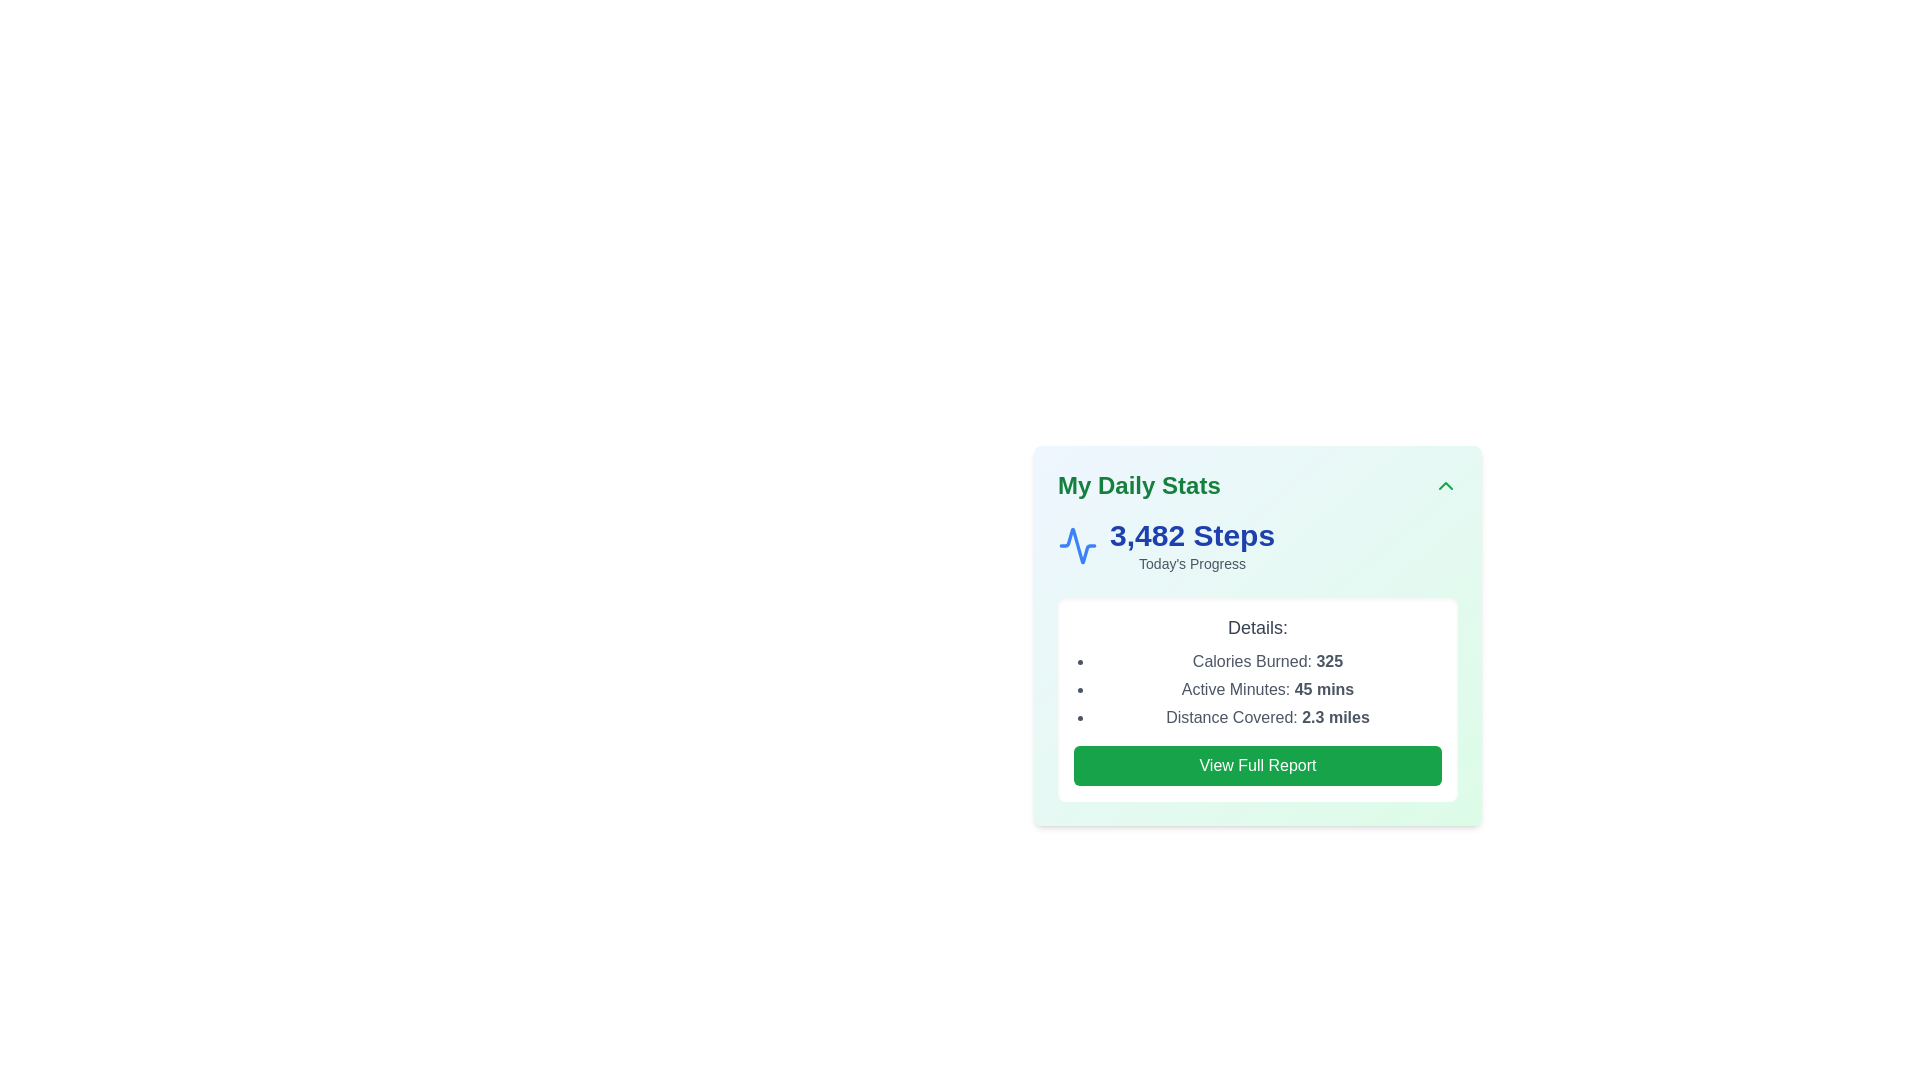 Image resolution: width=1920 pixels, height=1080 pixels. Describe the element at coordinates (1329, 661) in the screenshot. I see `the bold text displaying the number '325' at the end of the 'Calories Burned: 325' line within the 'My Daily Stats' card` at that location.